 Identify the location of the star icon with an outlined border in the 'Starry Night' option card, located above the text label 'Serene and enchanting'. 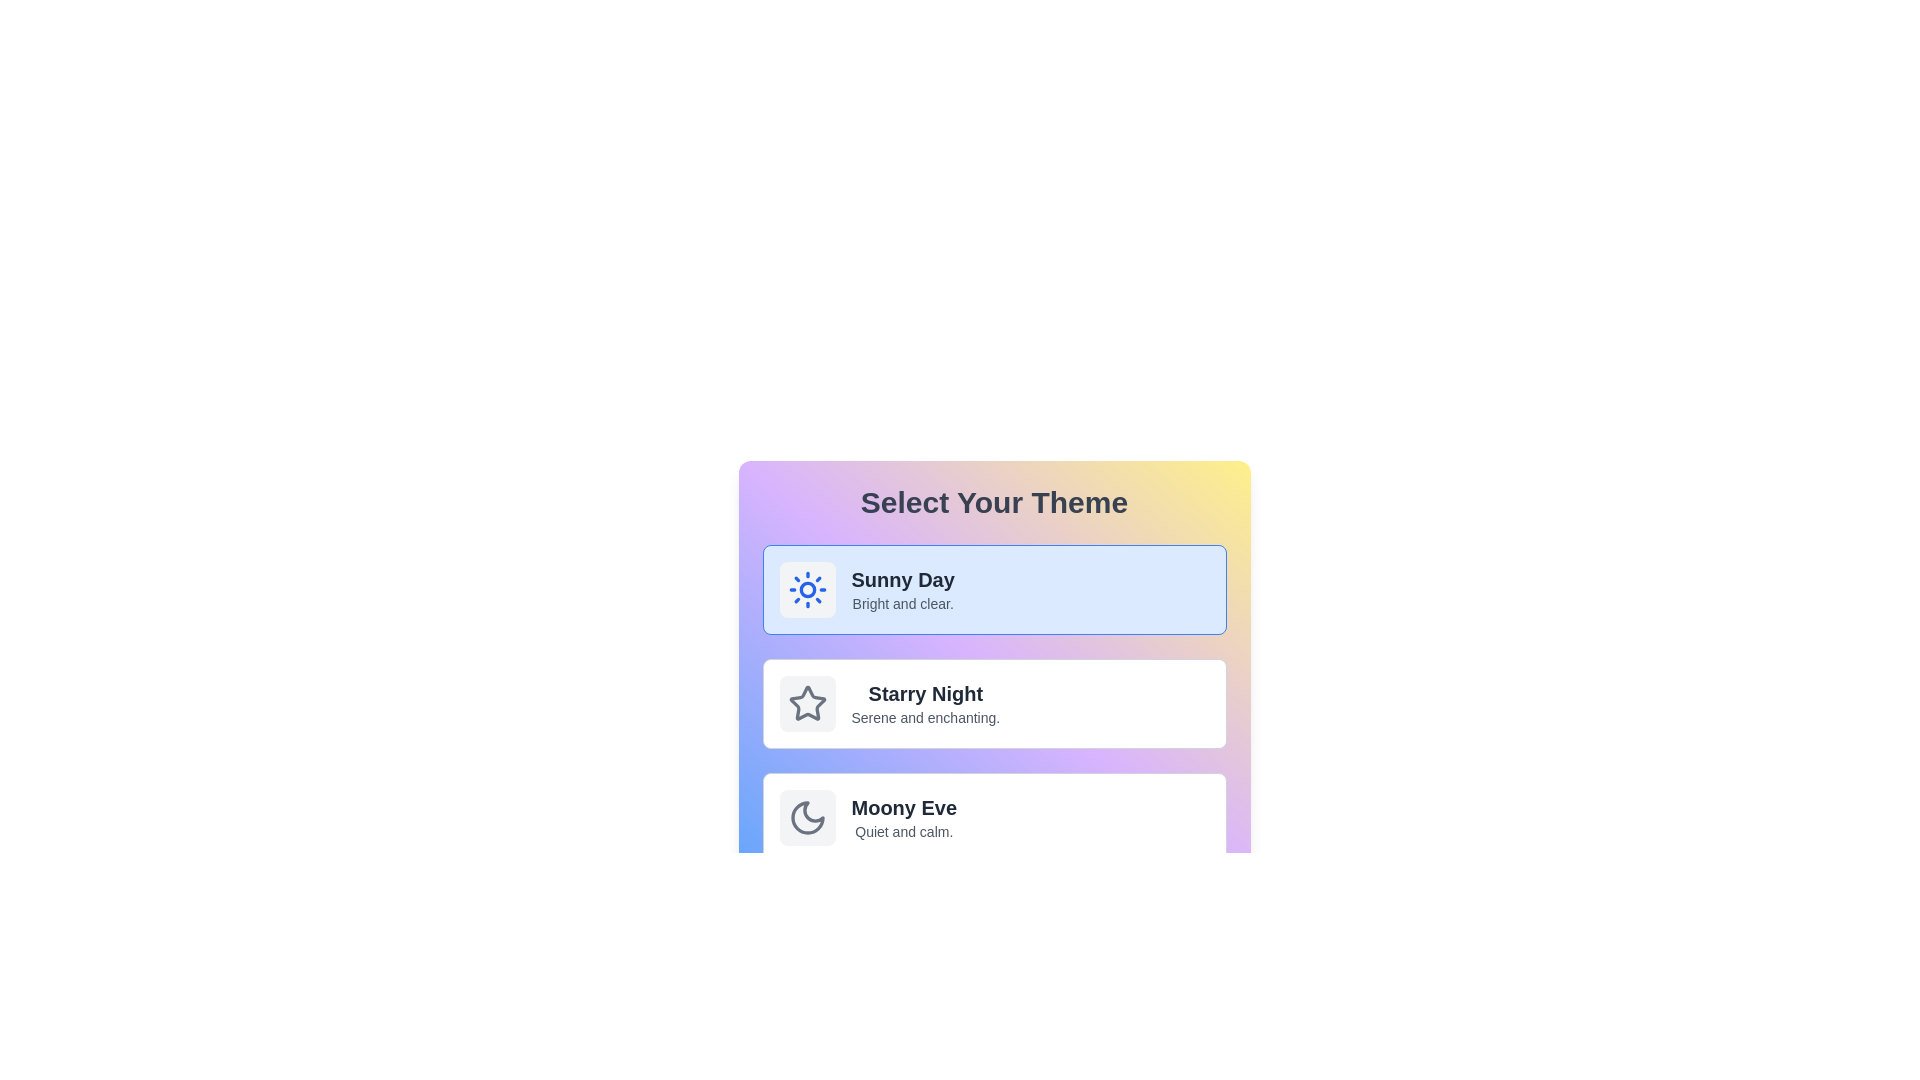
(807, 703).